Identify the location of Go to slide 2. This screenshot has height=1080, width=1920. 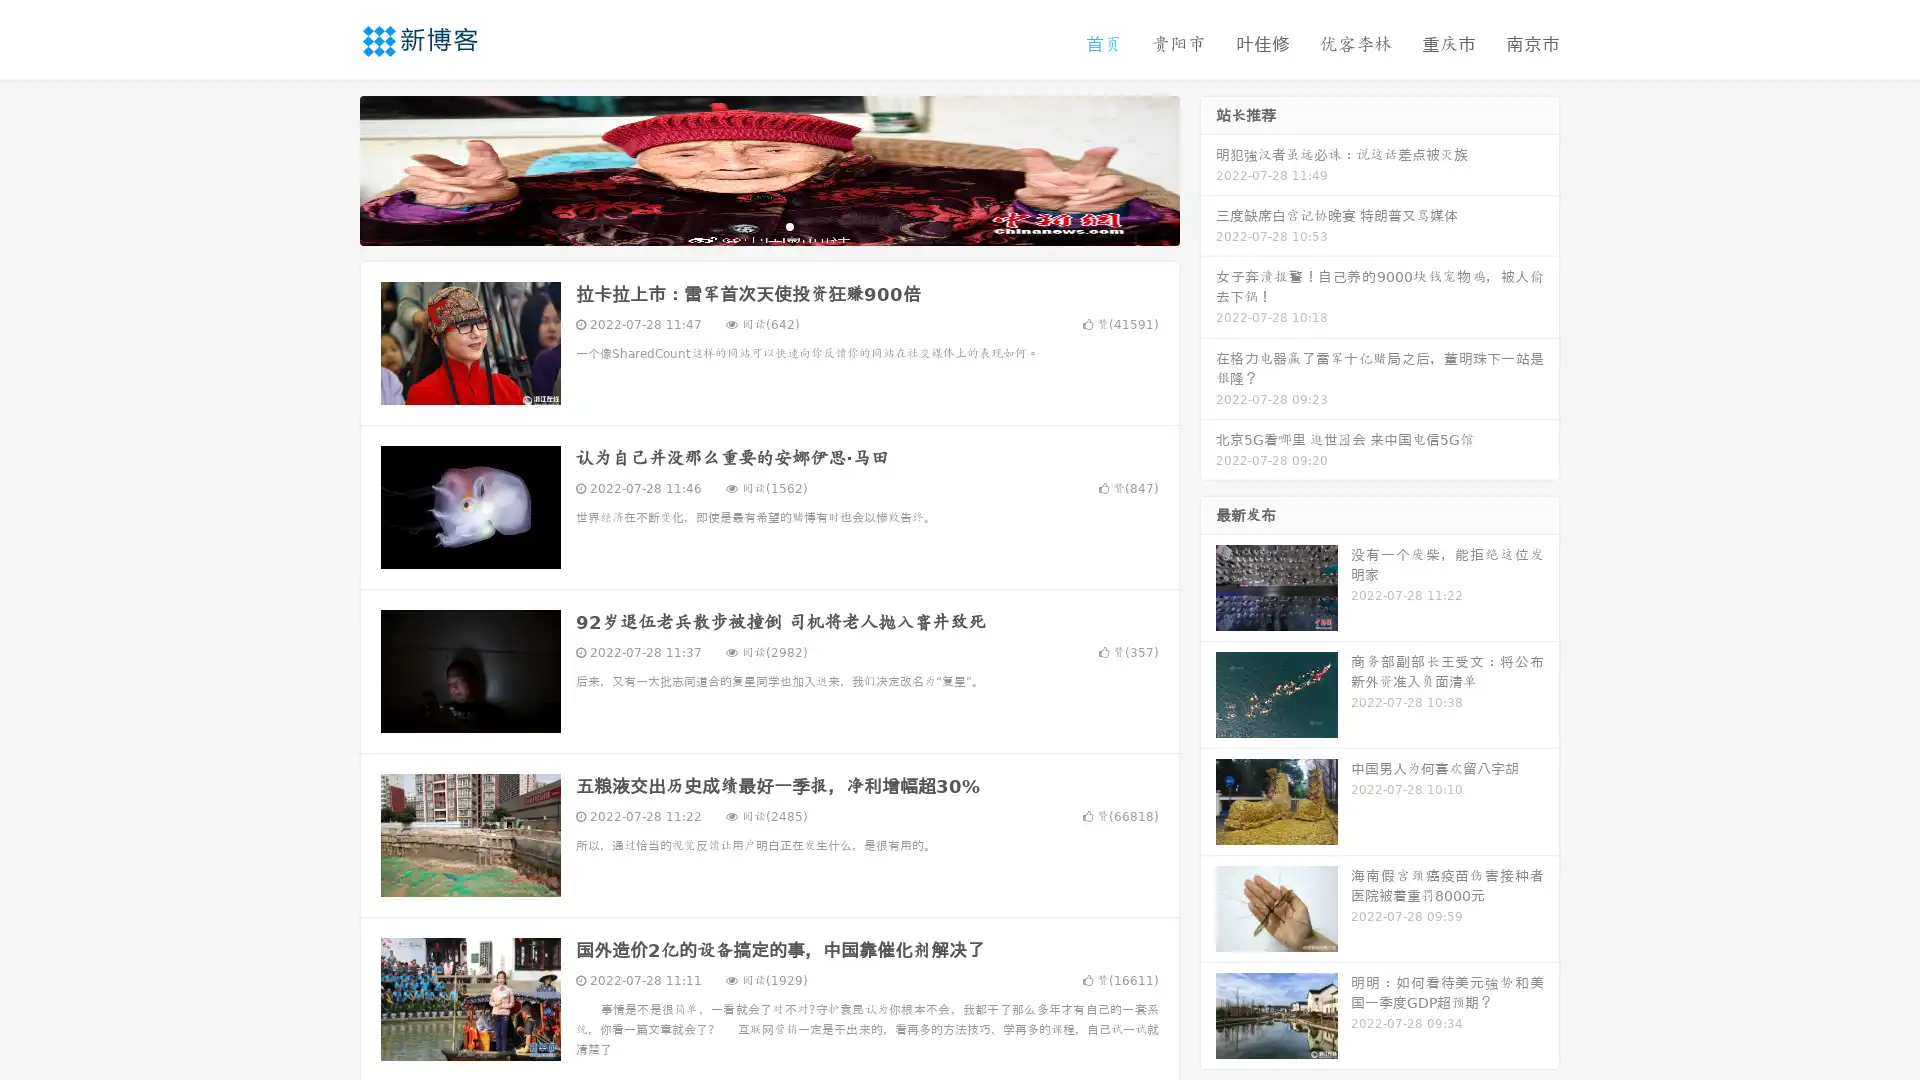
(768, 225).